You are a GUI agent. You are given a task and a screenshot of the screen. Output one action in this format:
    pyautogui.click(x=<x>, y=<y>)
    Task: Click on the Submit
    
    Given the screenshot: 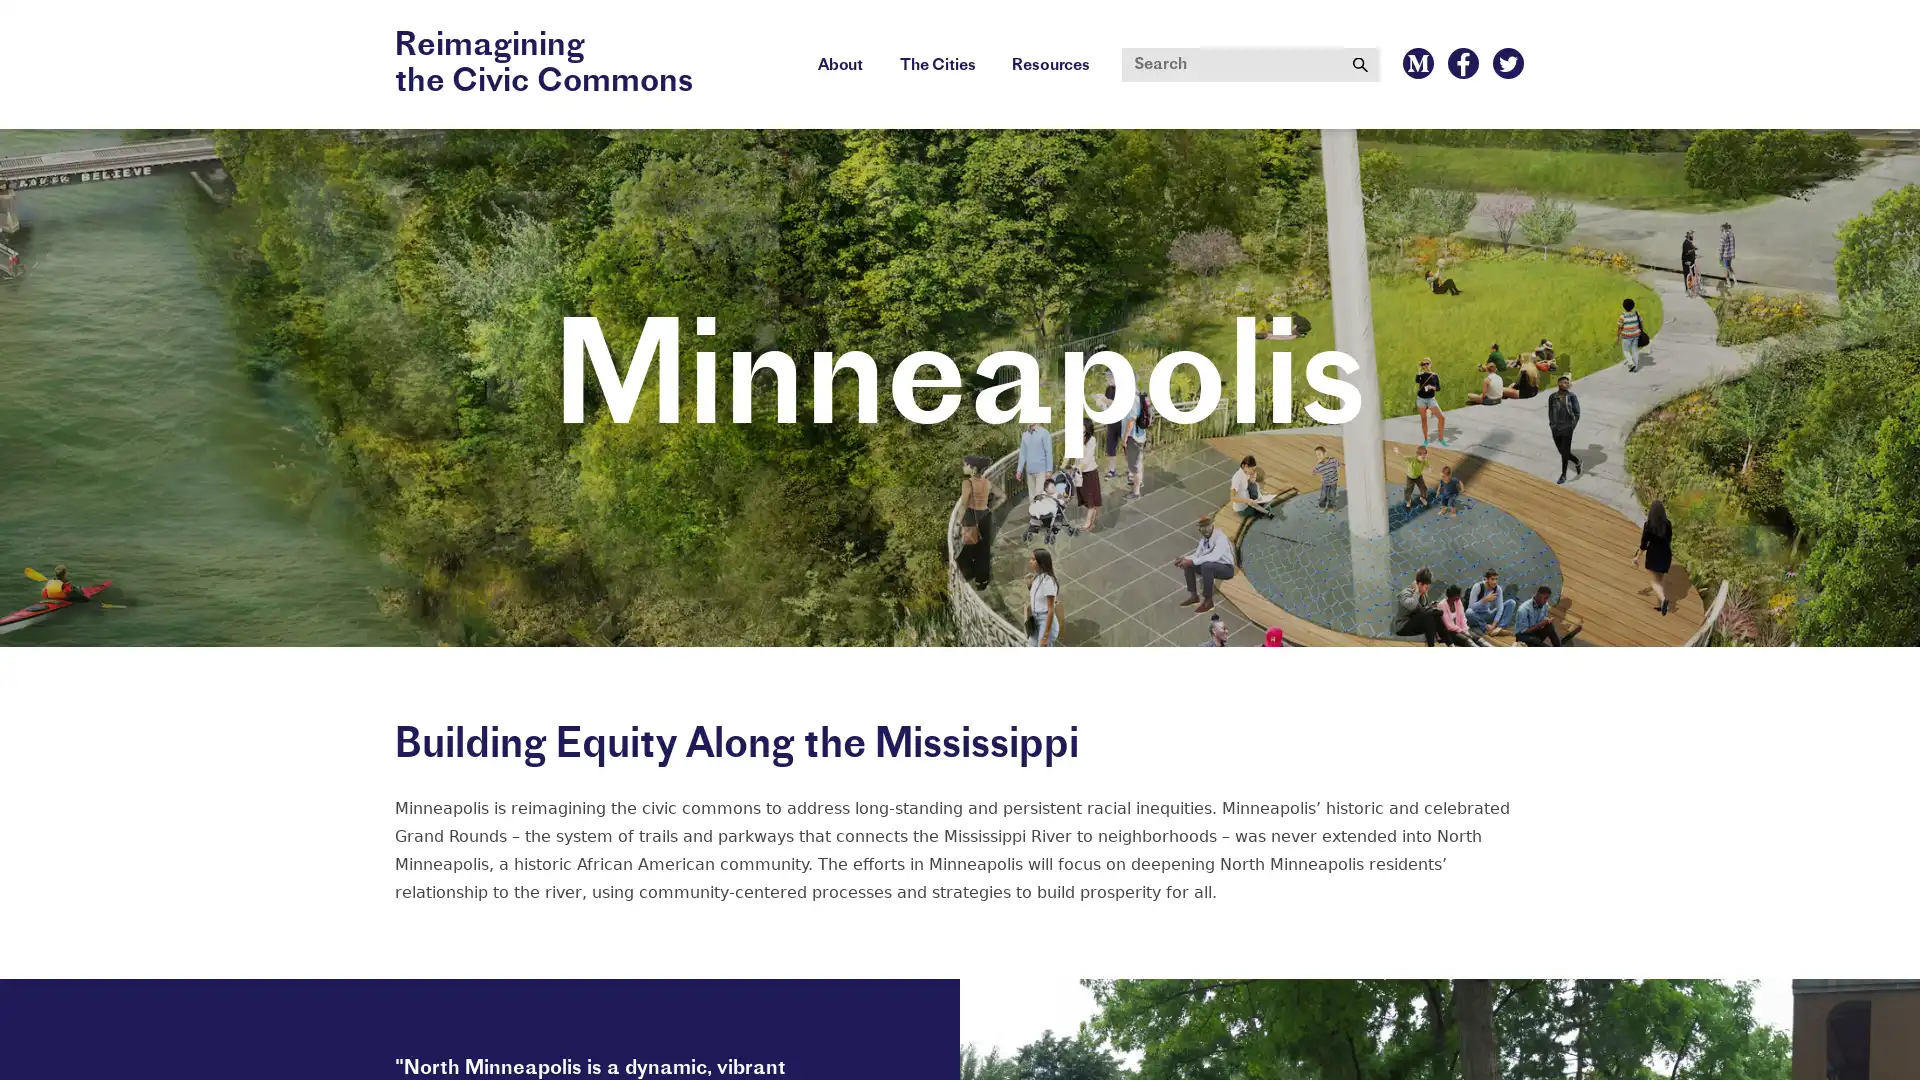 What is the action you would take?
    pyautogui.click(x=1360, y=63)
    